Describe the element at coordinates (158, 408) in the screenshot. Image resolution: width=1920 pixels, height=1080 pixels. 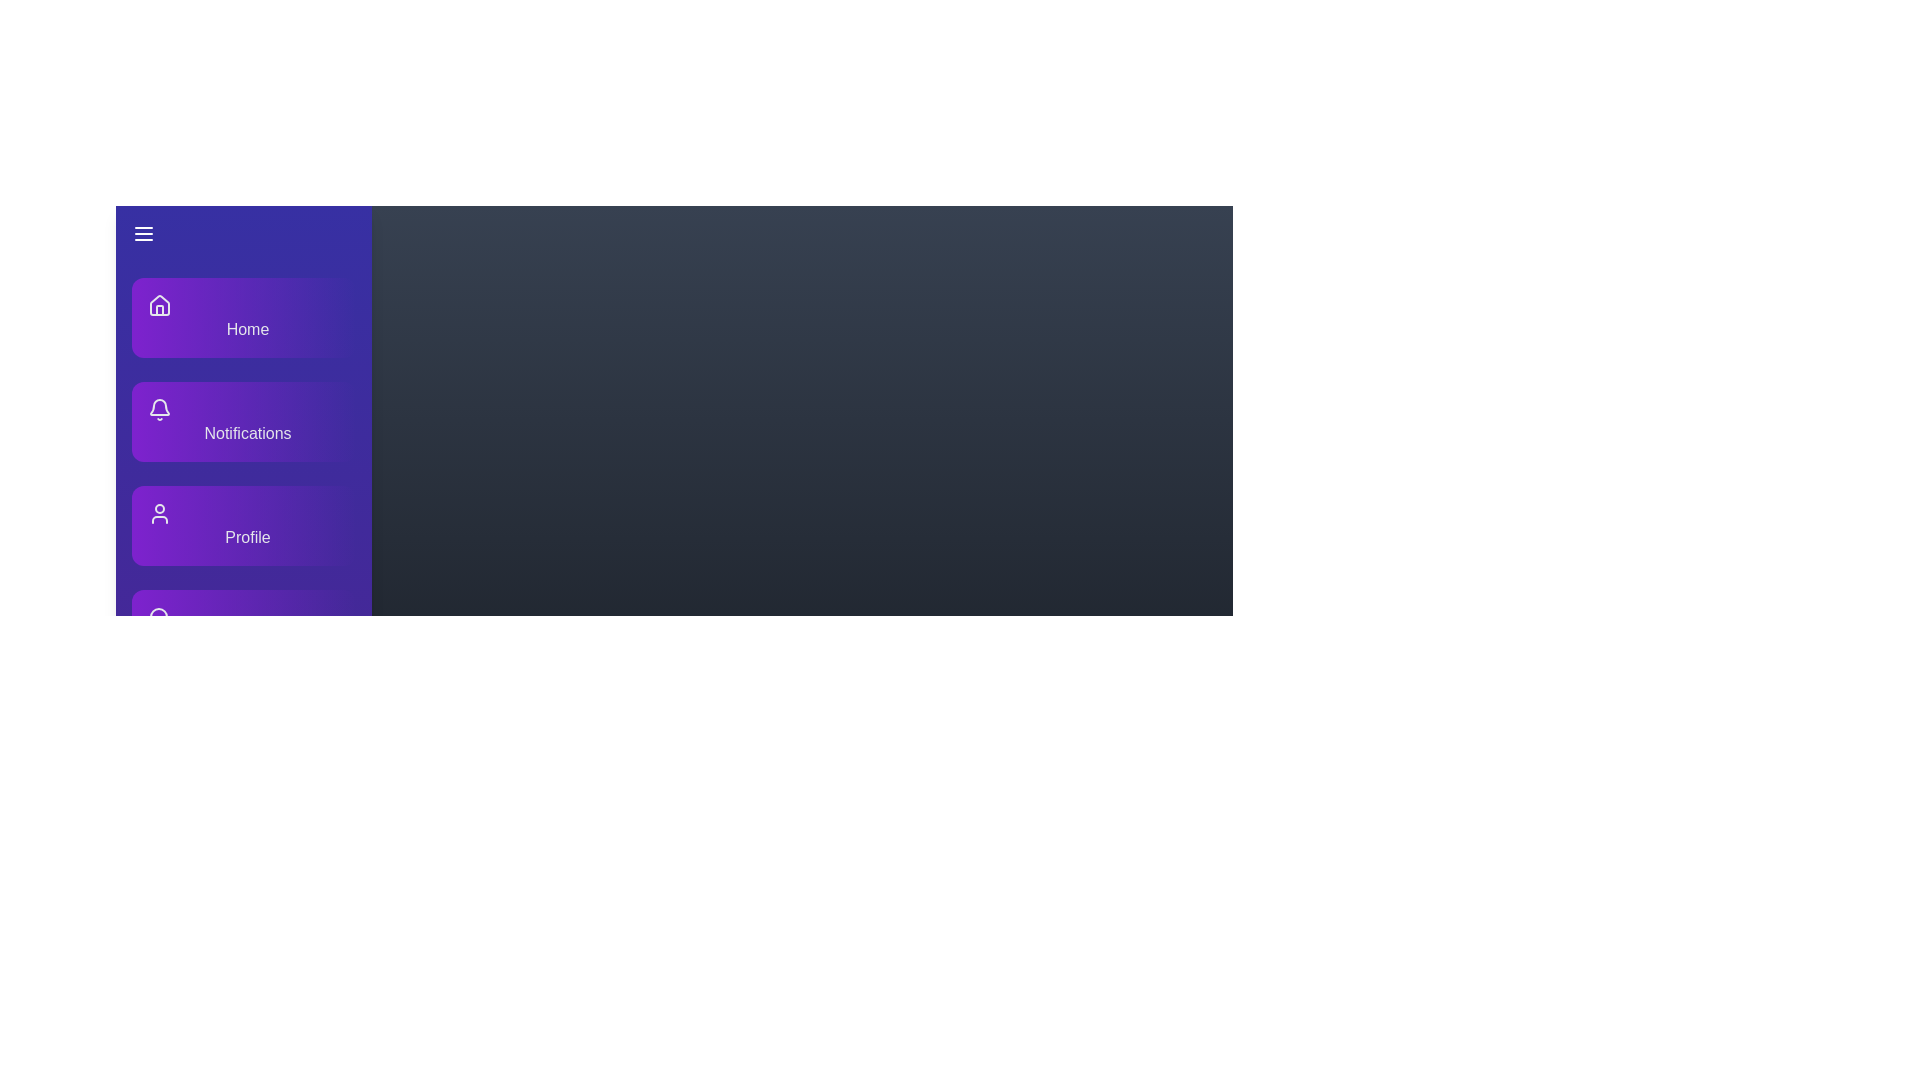
I see `the Notifications icon in the menu` at that location.